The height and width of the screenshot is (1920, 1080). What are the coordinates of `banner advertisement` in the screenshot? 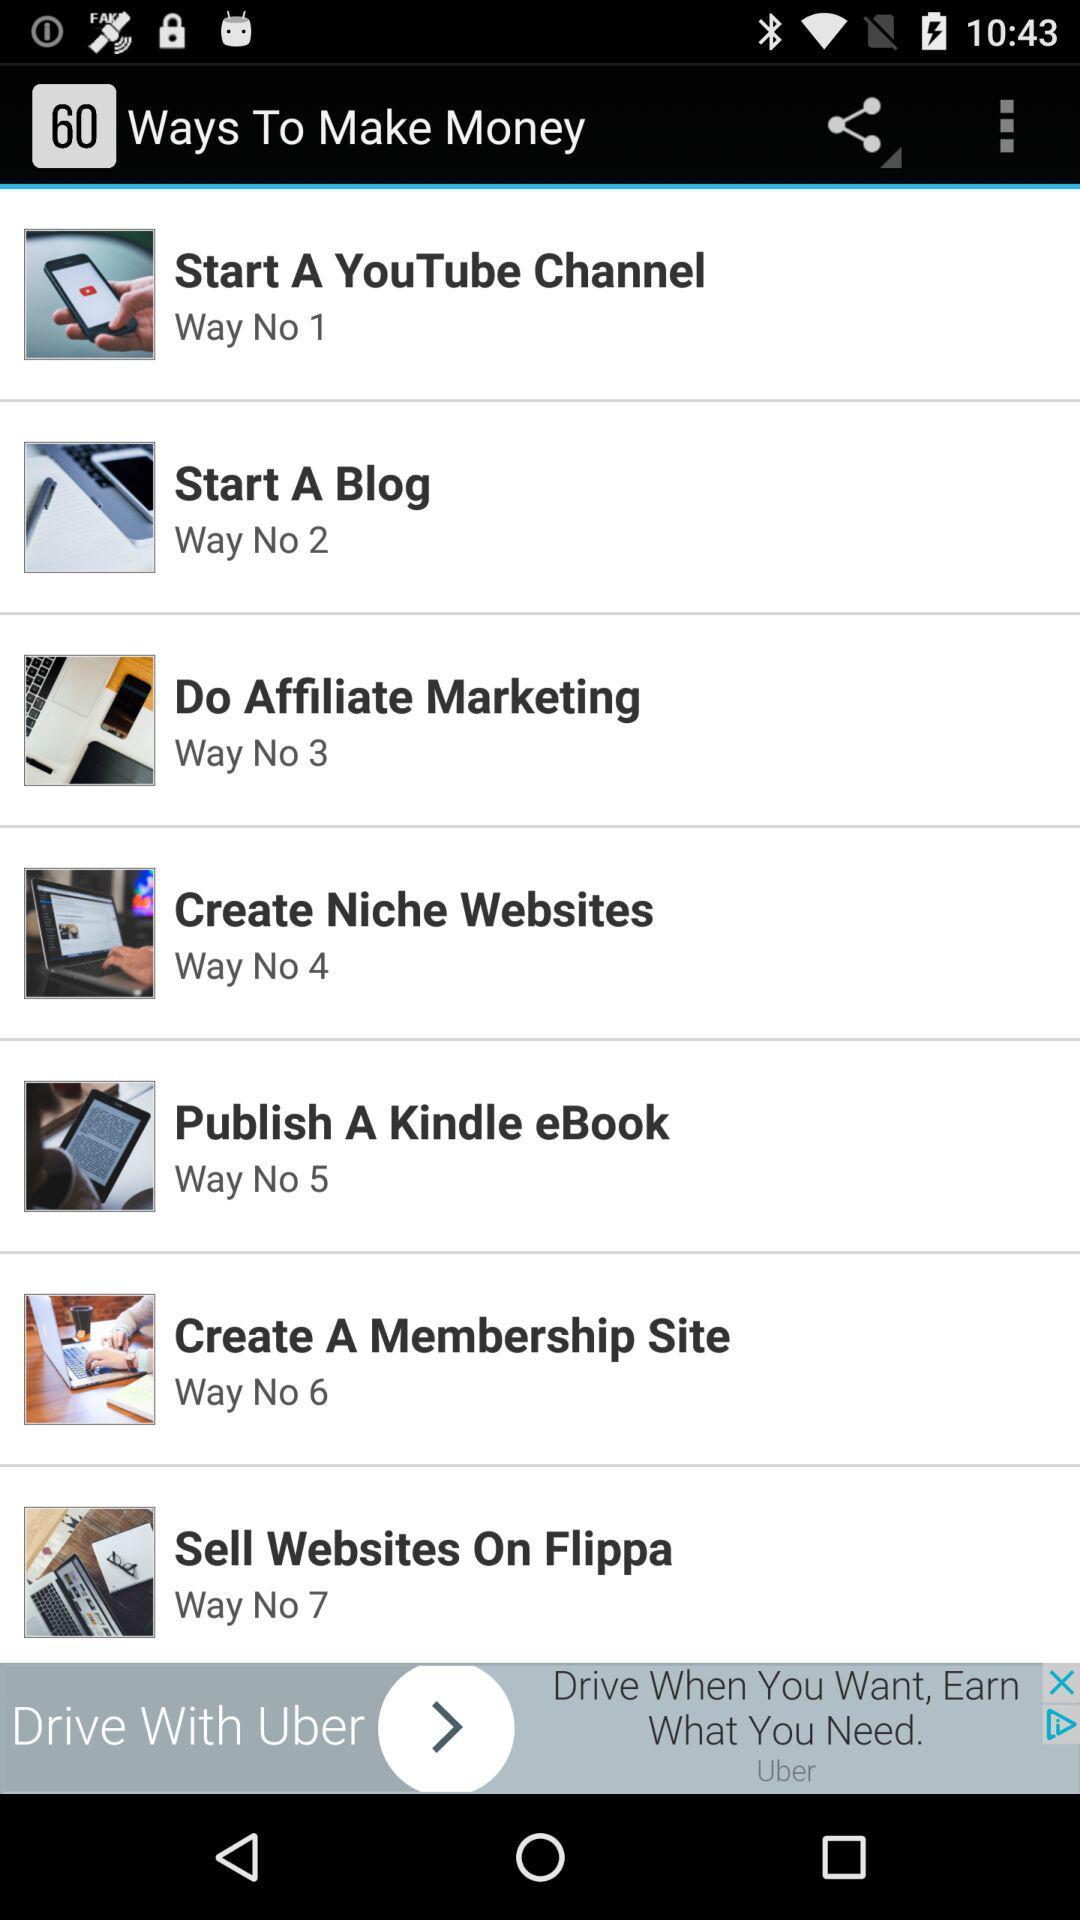 It's located at (540, 1727).